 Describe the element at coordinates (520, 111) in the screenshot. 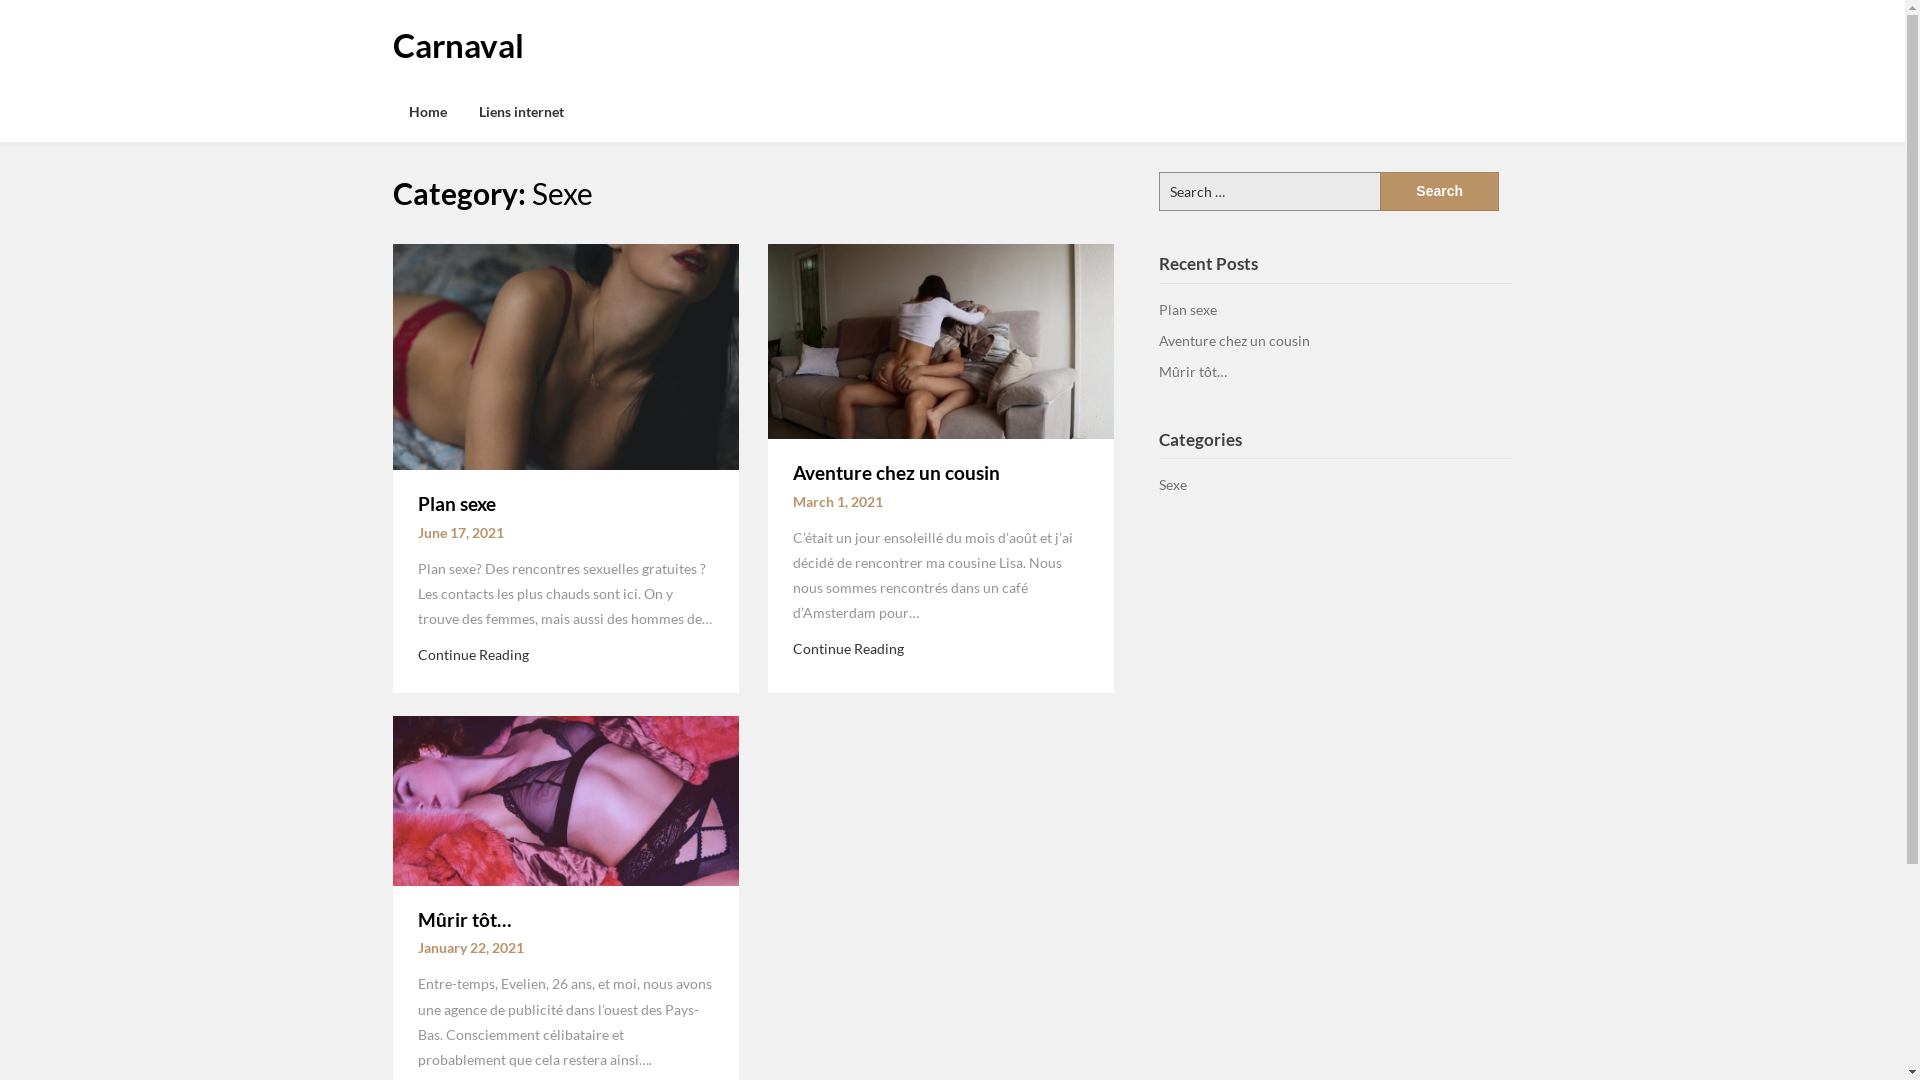

I see `'Liens internet'` at that location.